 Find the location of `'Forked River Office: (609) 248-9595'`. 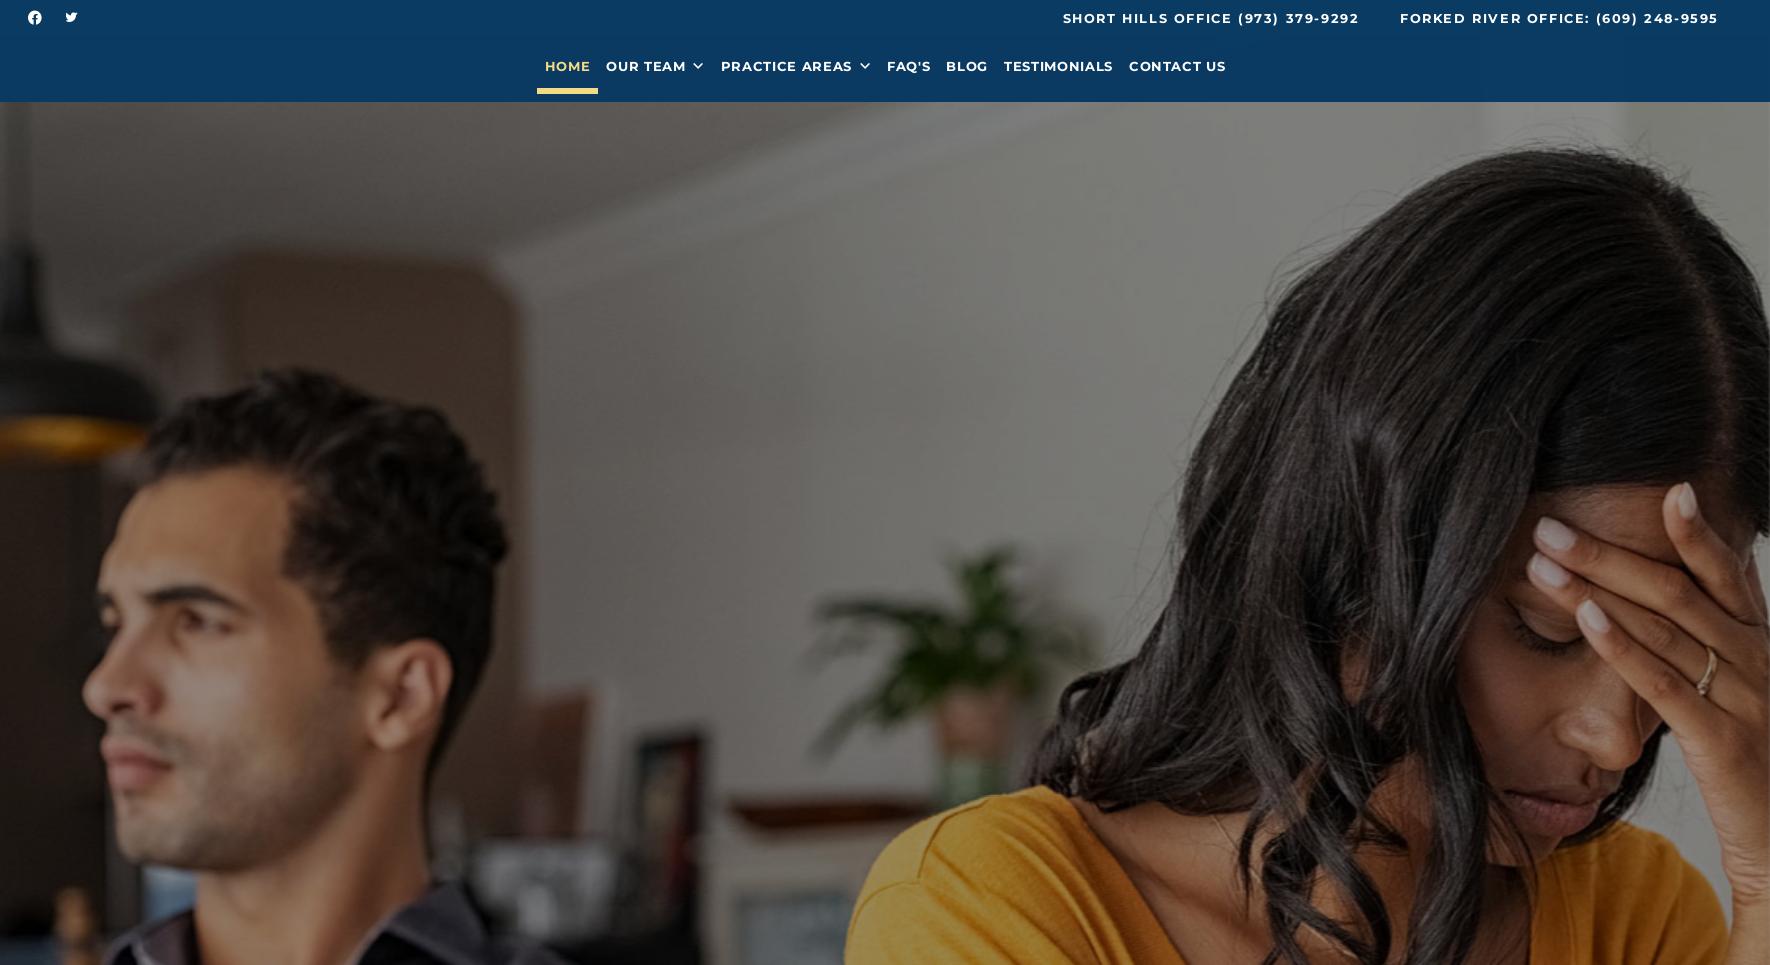

'Forked River Office: (609) 248-9595' is located at coordinates (1558, 17).